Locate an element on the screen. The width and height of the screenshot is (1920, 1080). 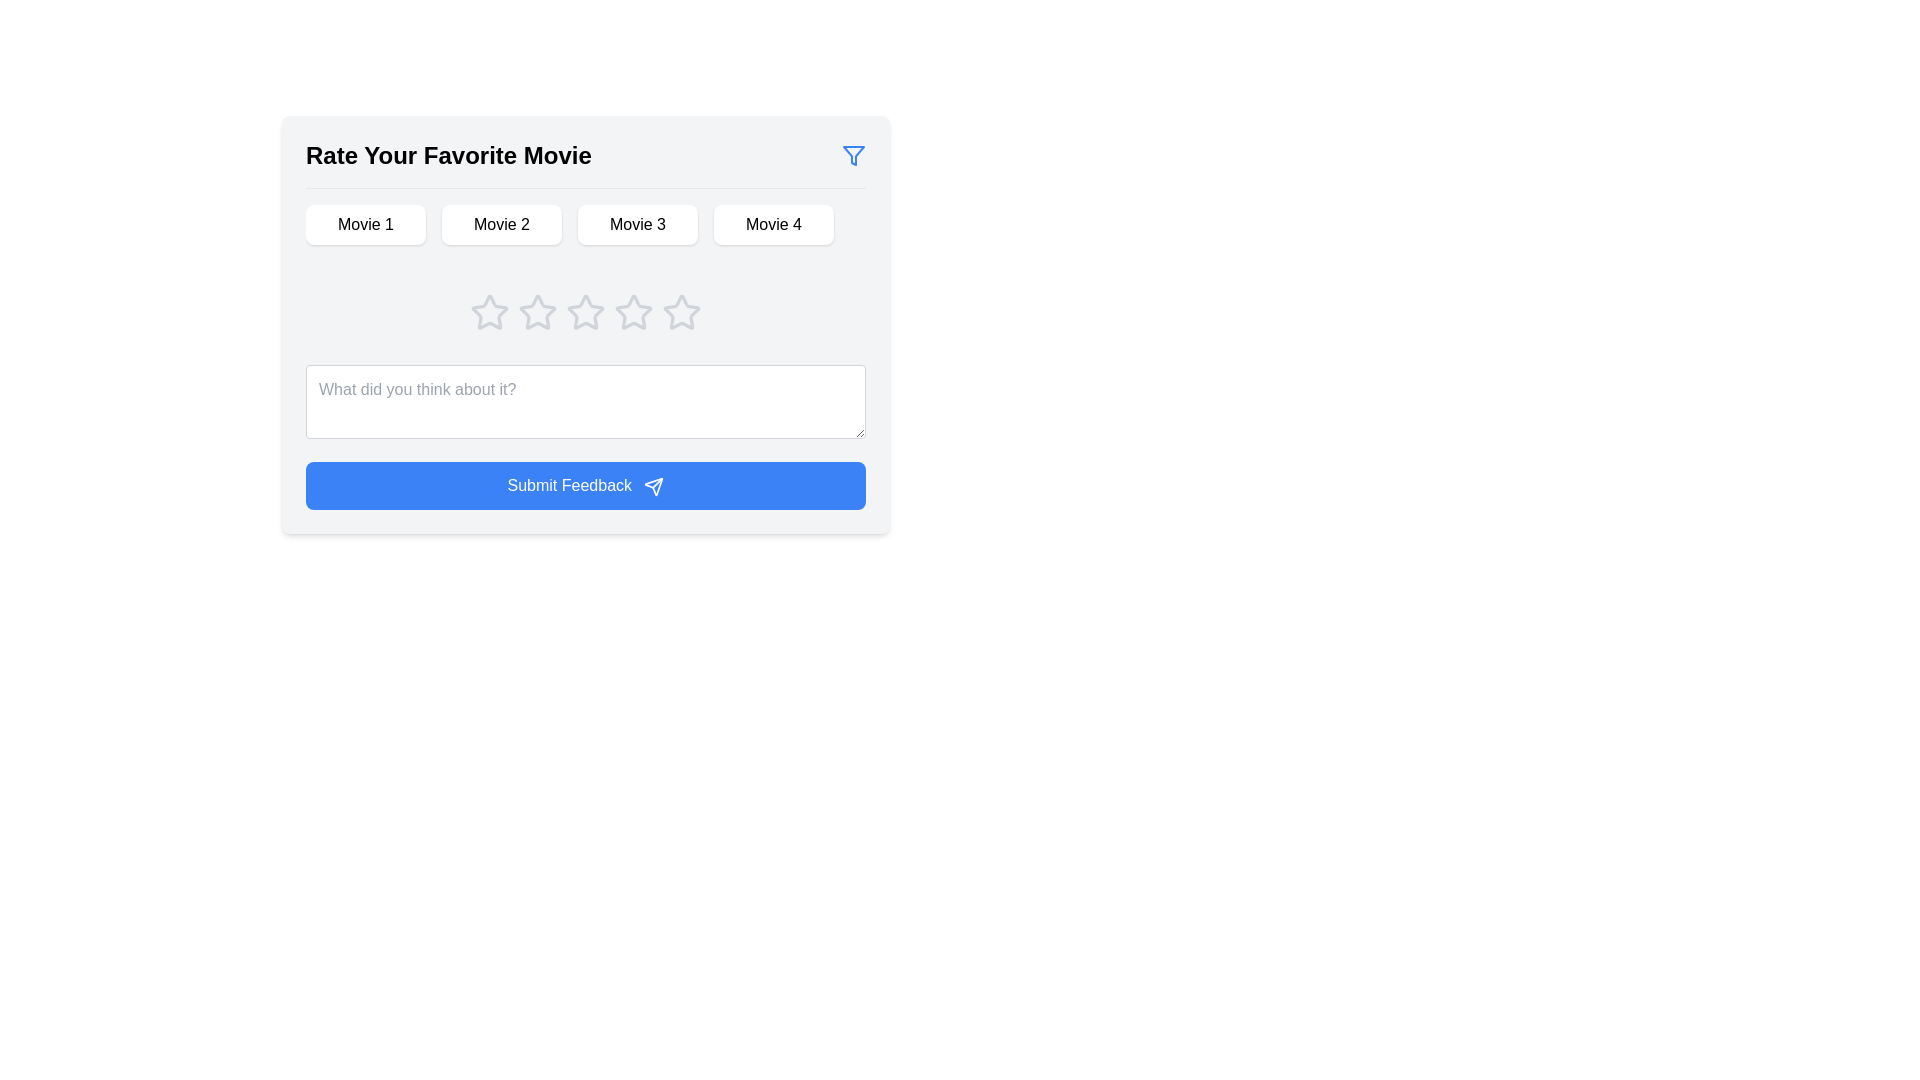
the light blue downward funnel-shaped filter icon located in the top-right corner of the 'Rate Your Favorite Movie' card is located at coordinates (854, 154).